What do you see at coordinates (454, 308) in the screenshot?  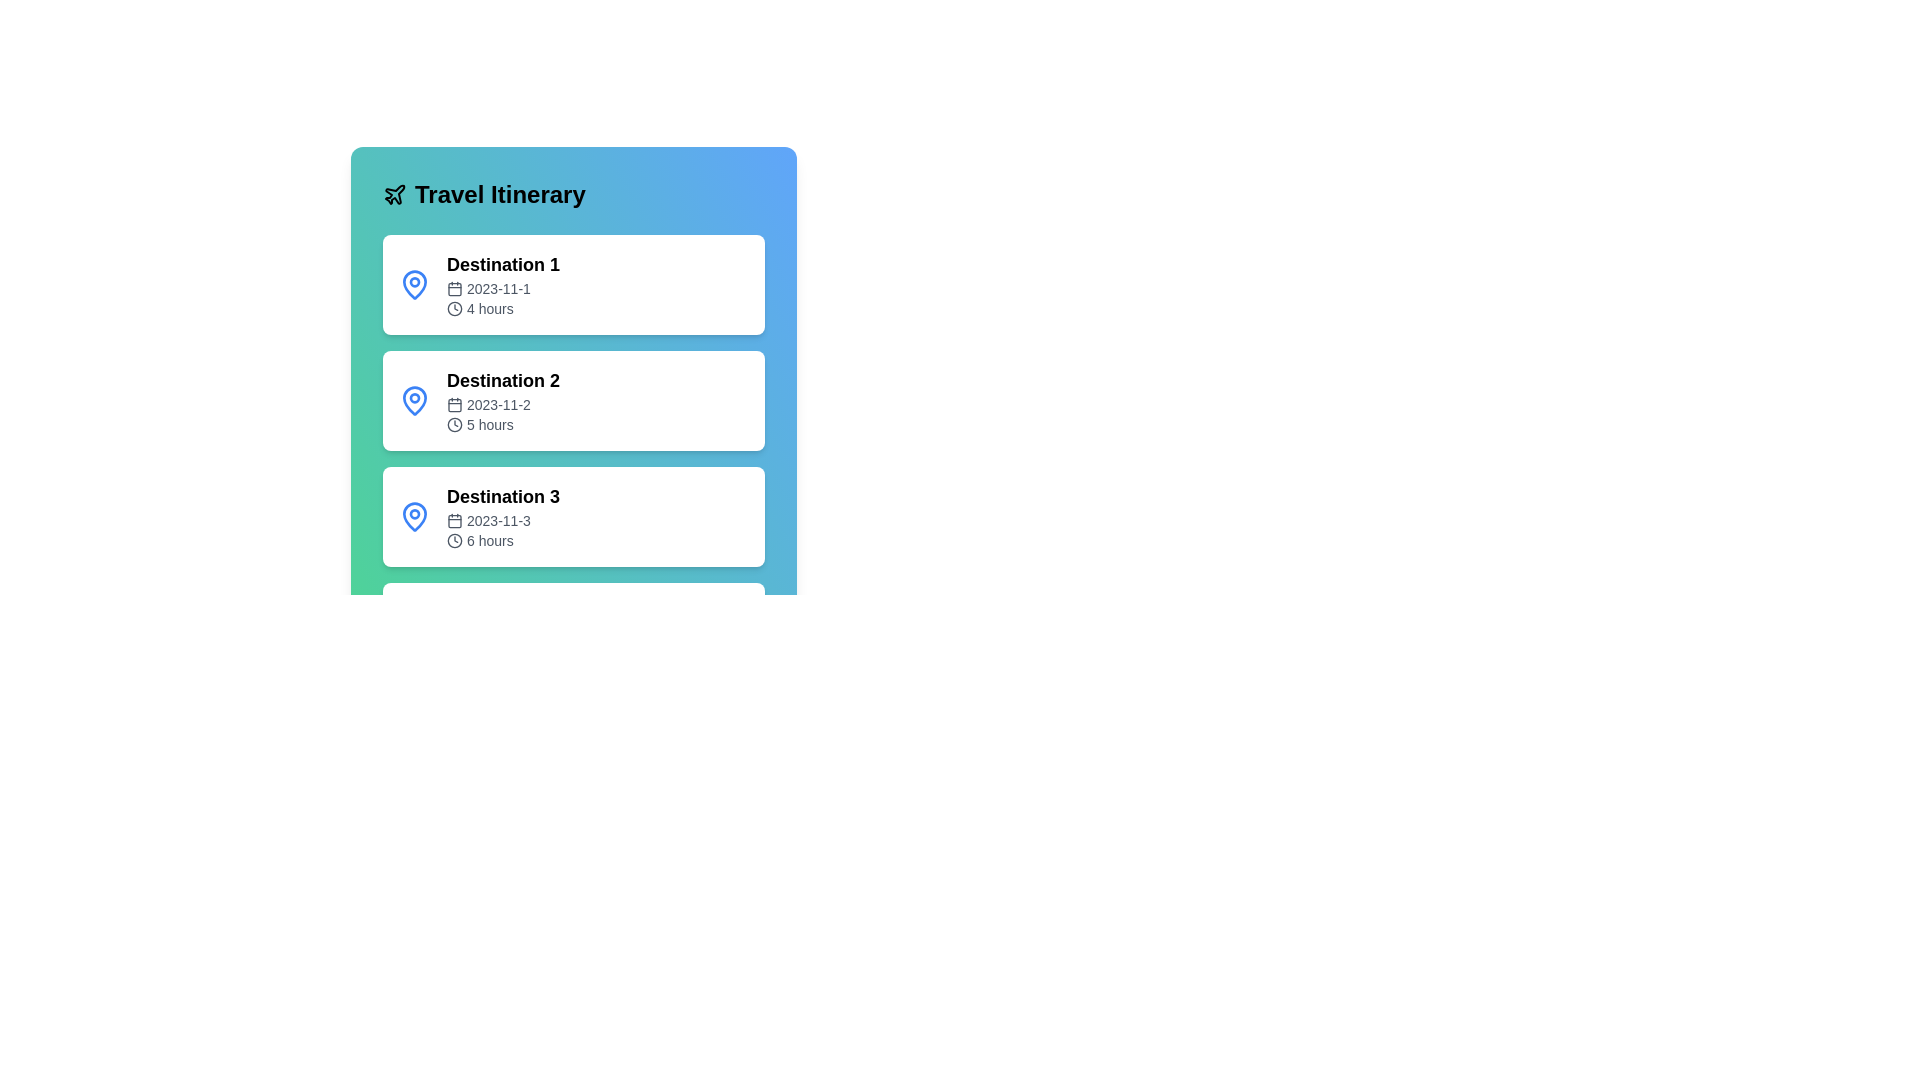 I see `the clock icon located to the left of the text '4 hours' in the first destination entry of the itinerary list` at bounding box center [454, 308].